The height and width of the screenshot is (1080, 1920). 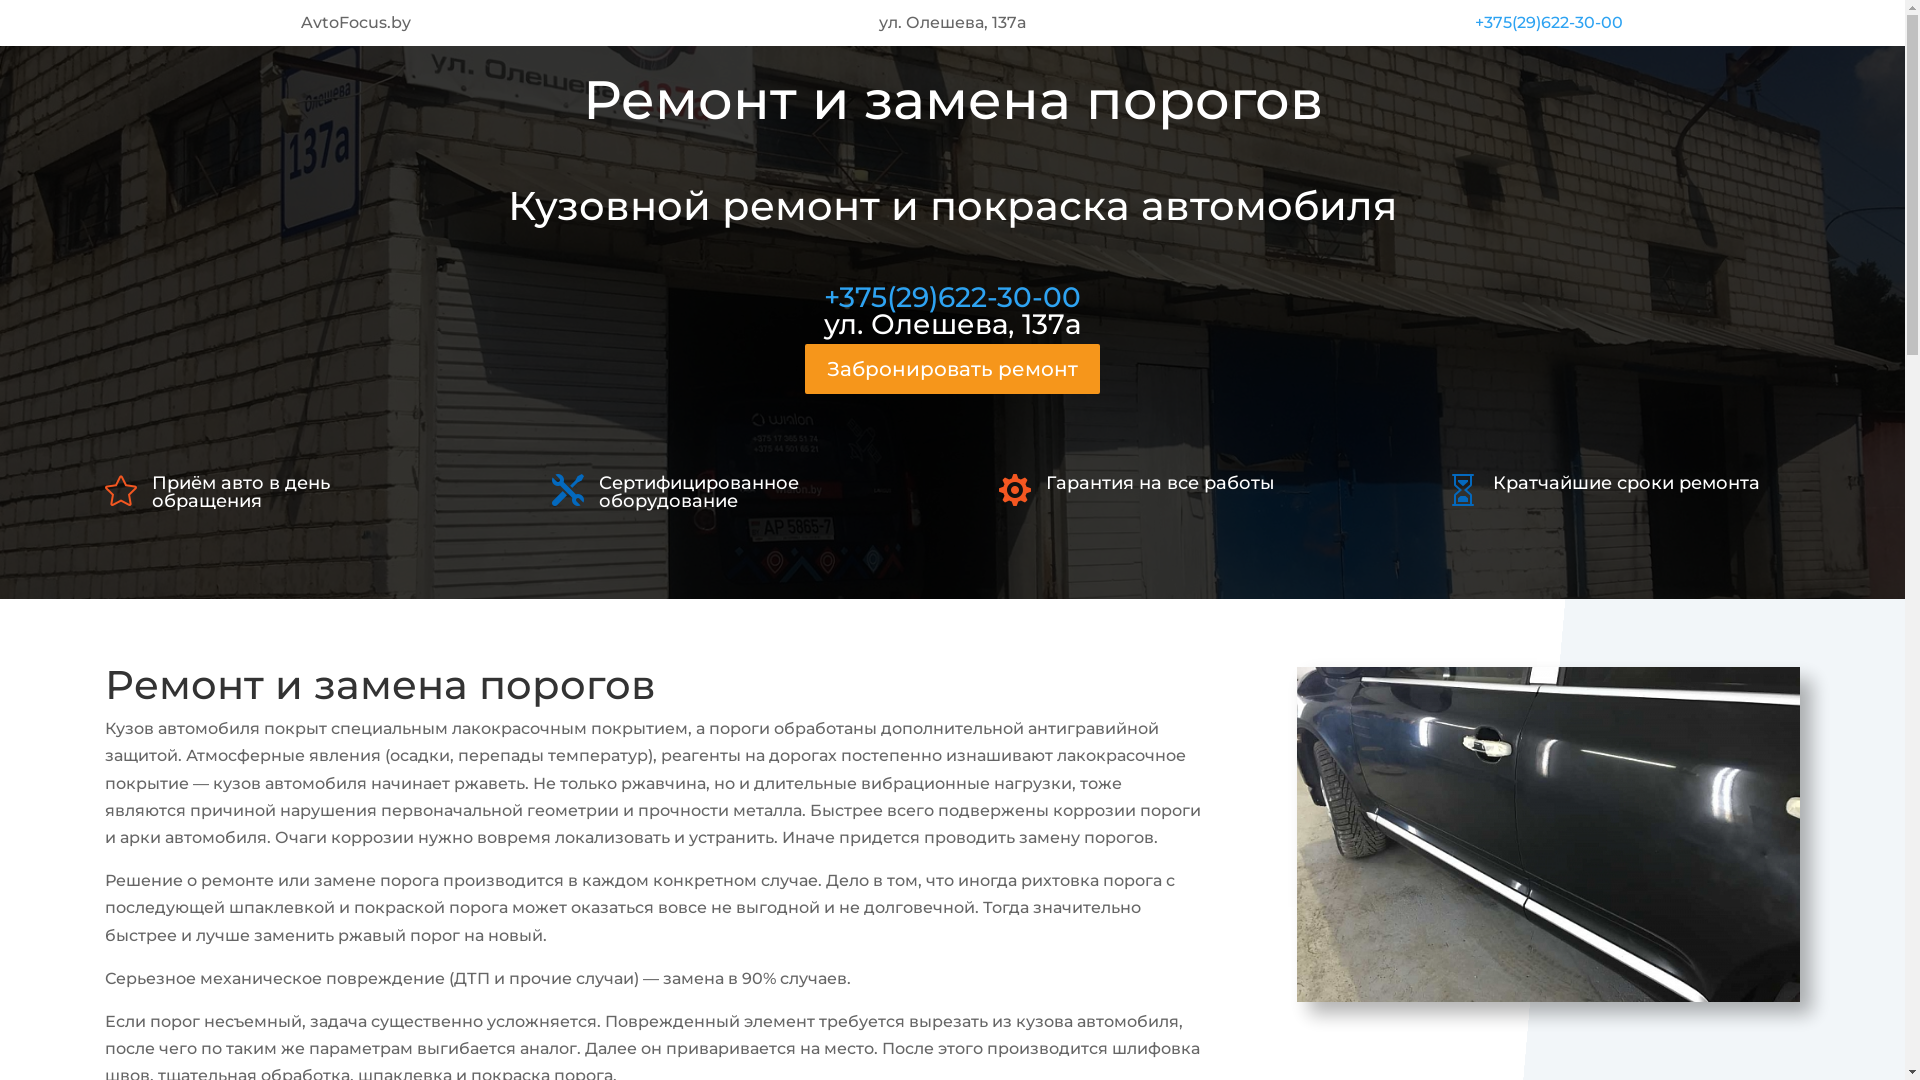 I want to click on '+375(29)622-30-00', so click(x=951, y=297).